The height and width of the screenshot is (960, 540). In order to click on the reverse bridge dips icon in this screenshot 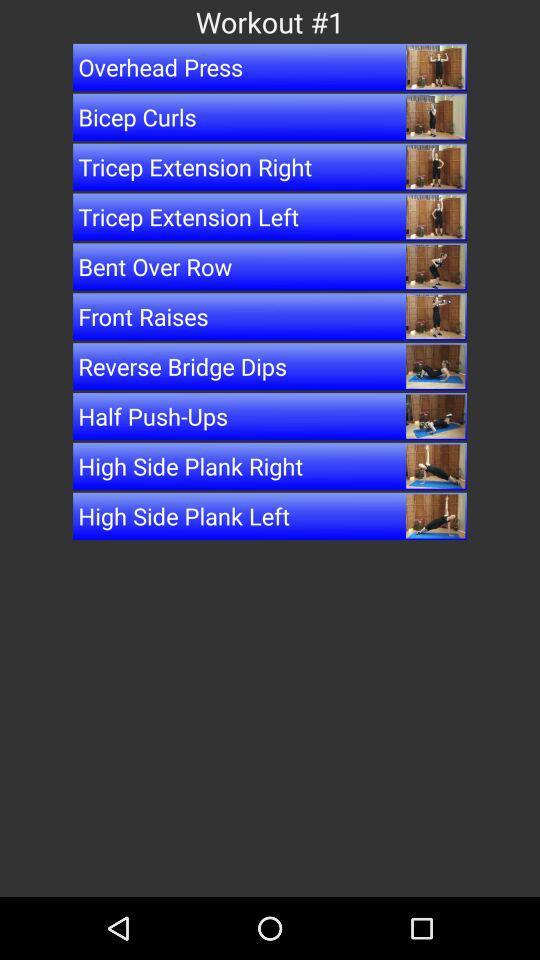, I will do `click(270, 365)`.